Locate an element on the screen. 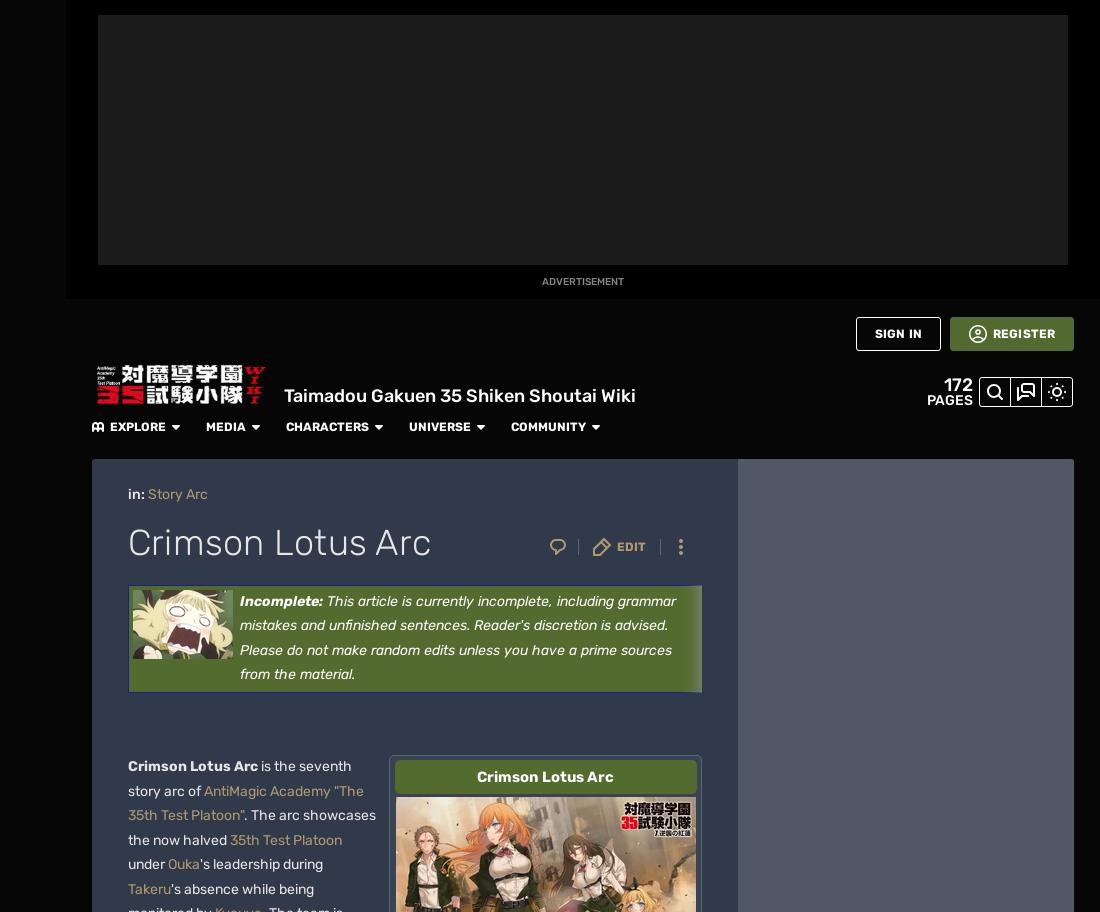  'Media' is located at coordinates (557, 21).